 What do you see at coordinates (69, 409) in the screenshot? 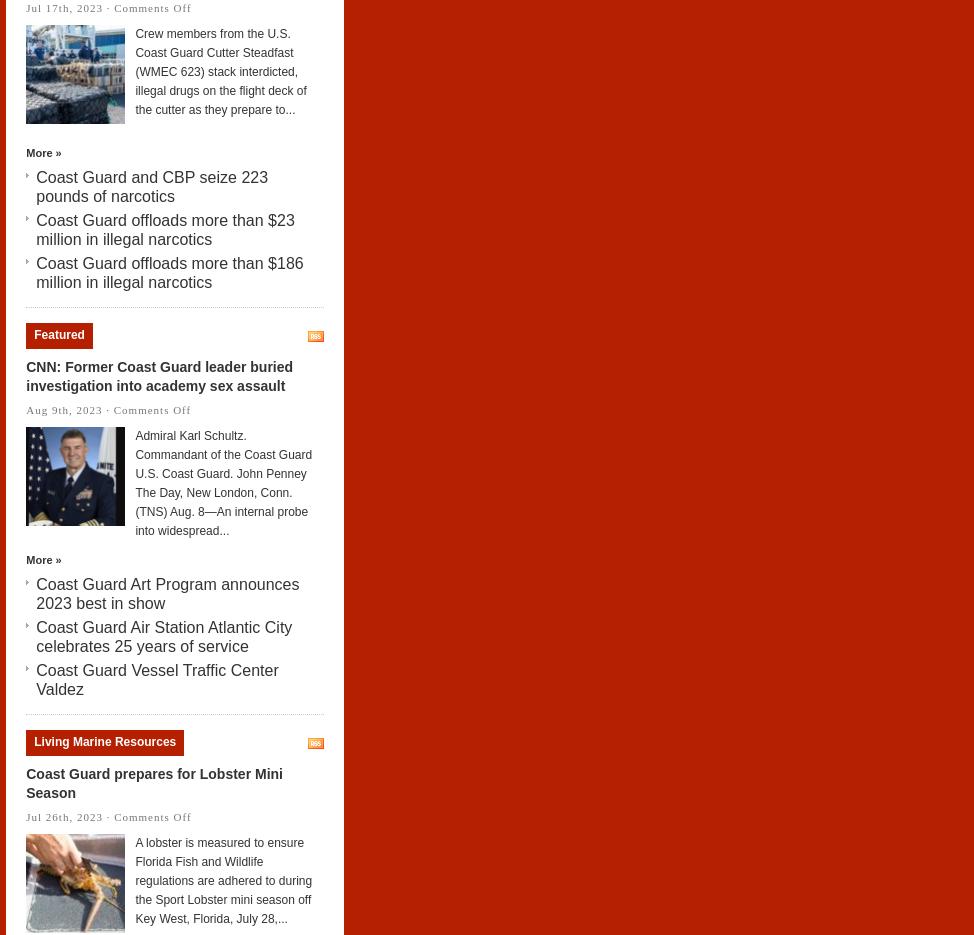
I see `'Aug 9th, 2023 ·'` at bounding box center [69, 409].